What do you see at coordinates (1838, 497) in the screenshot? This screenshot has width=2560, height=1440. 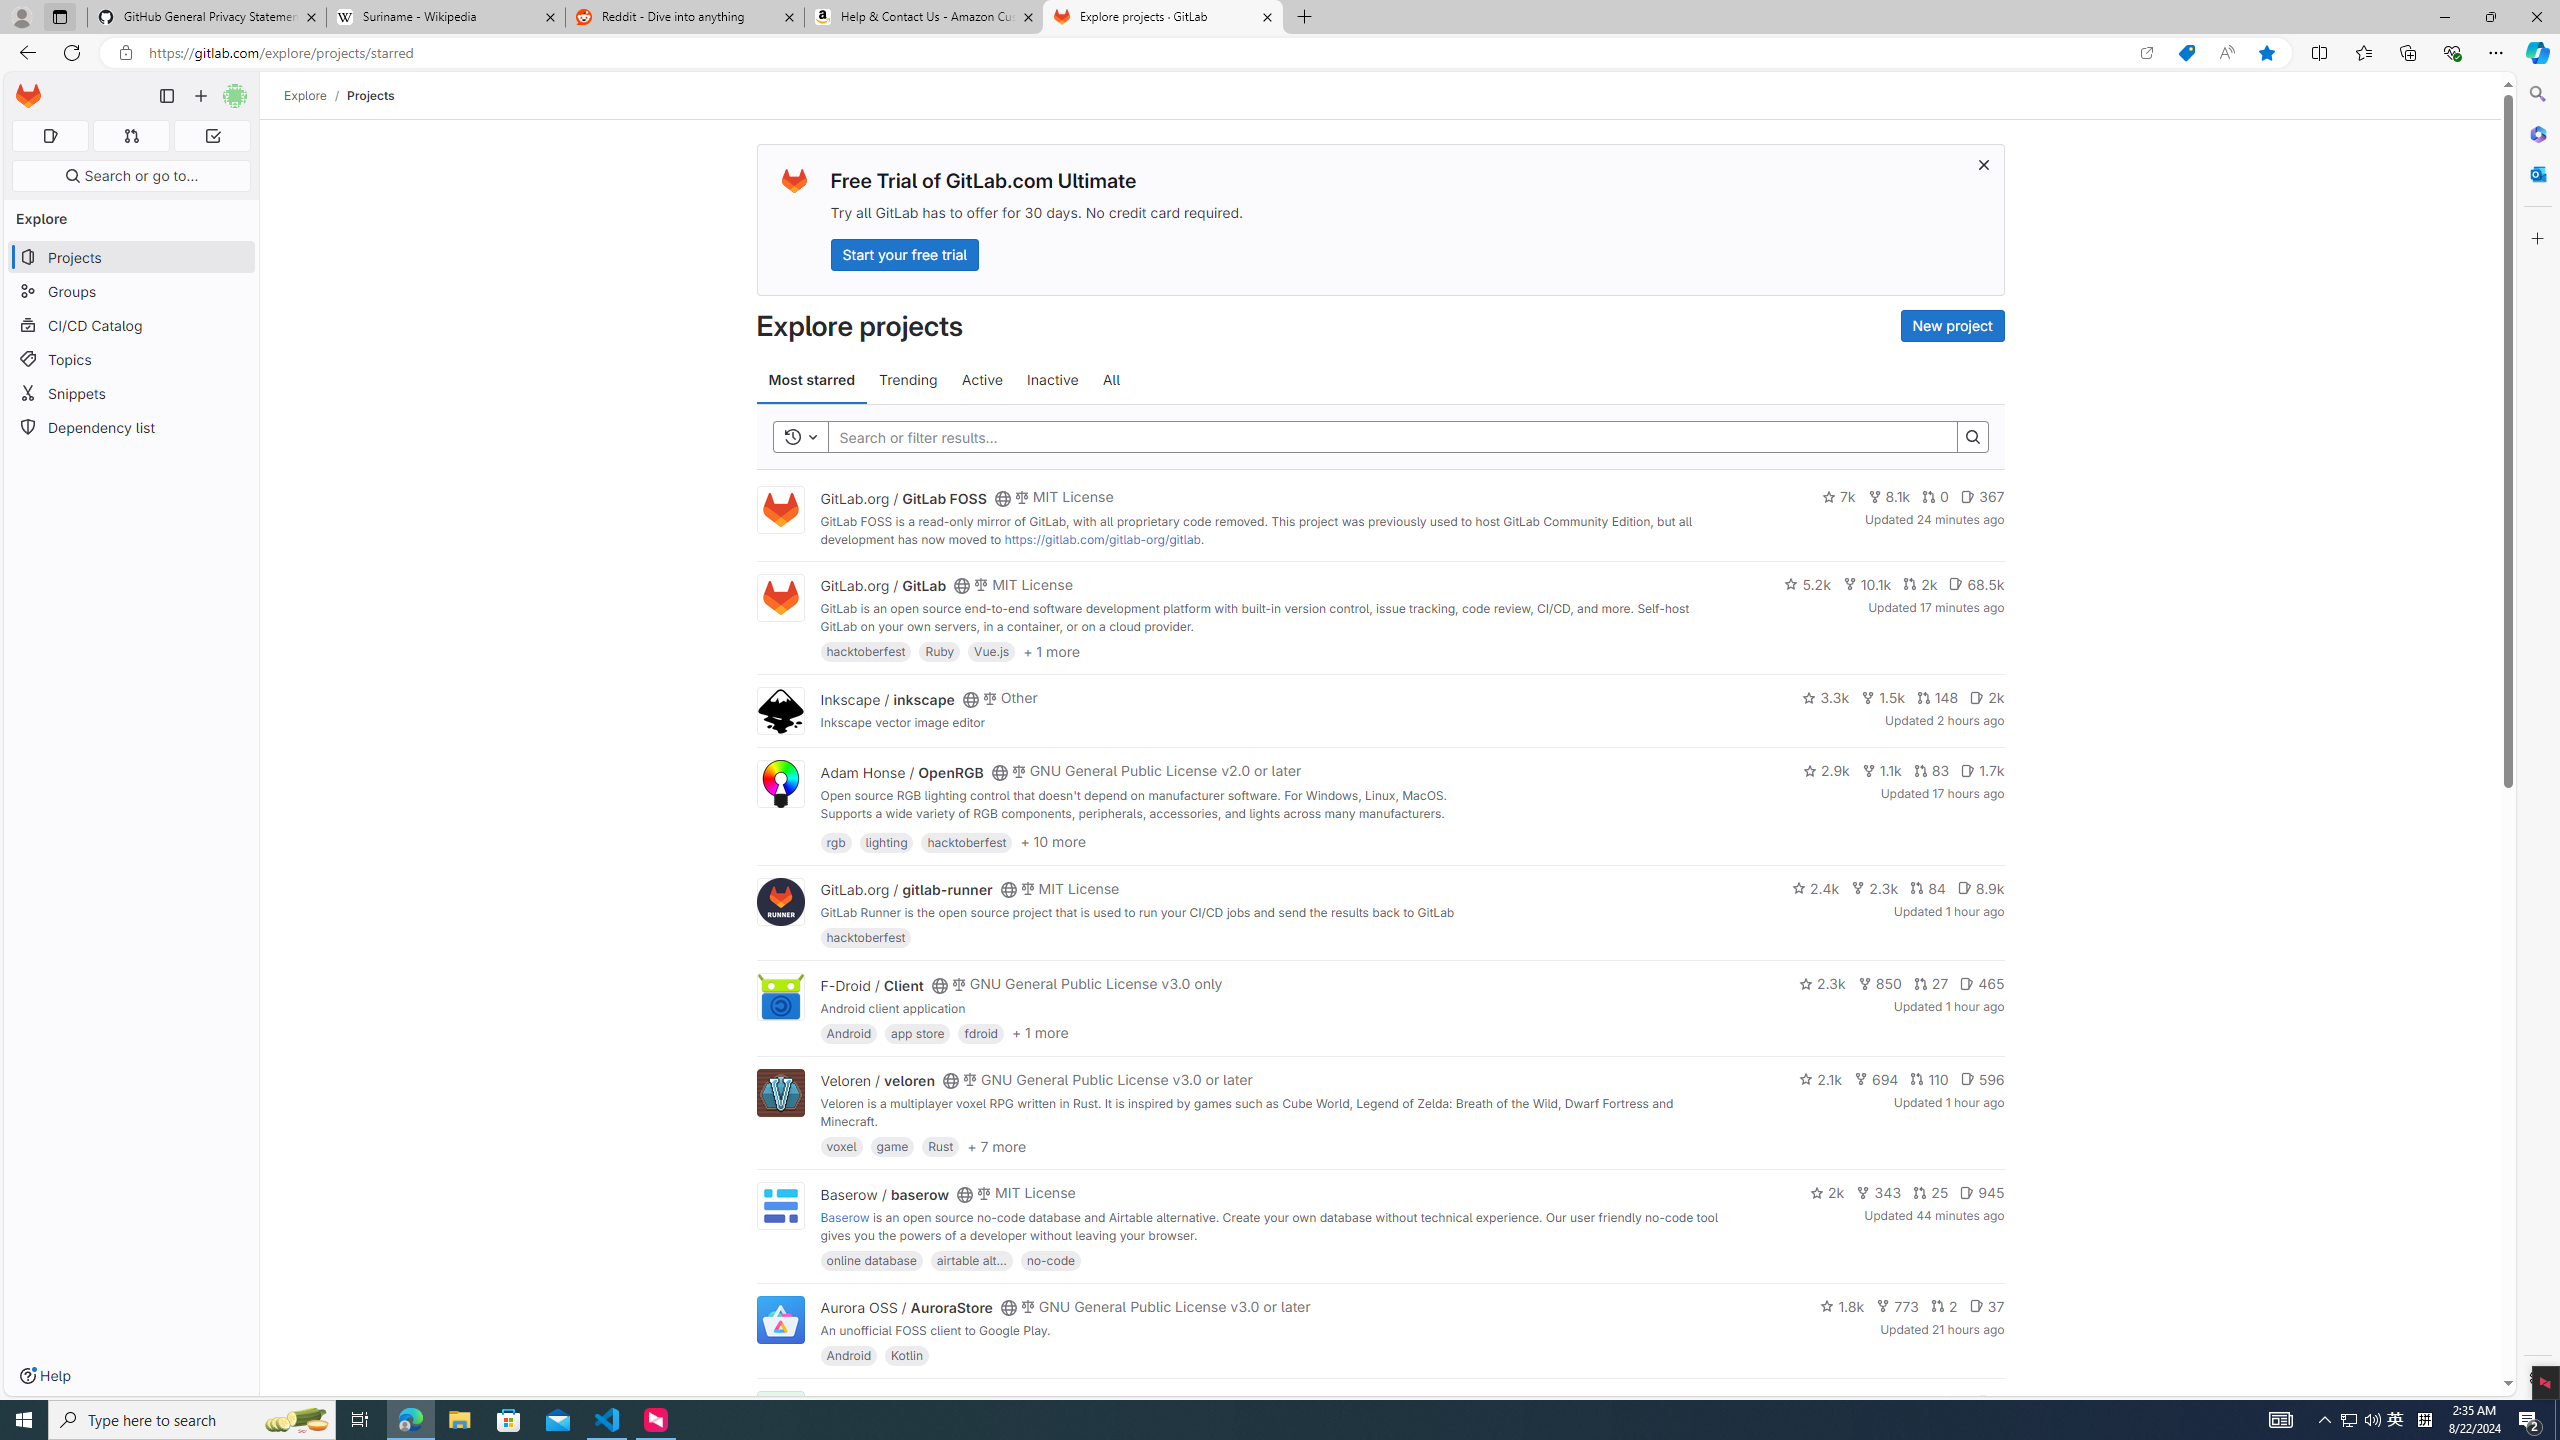 I see `'7k'` at bounding box center [1838, 497].